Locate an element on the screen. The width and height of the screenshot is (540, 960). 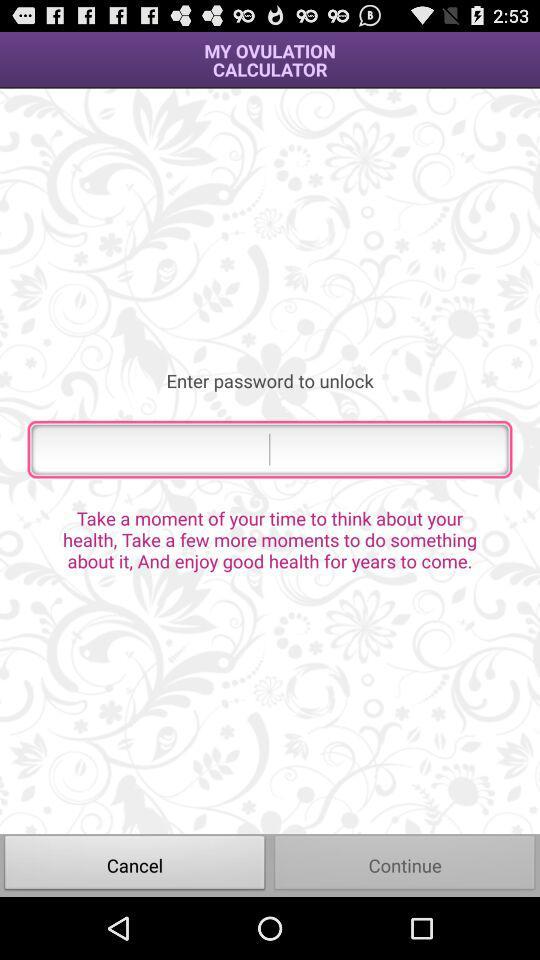
the item below the take a moment is located at coordinates (135, 864).